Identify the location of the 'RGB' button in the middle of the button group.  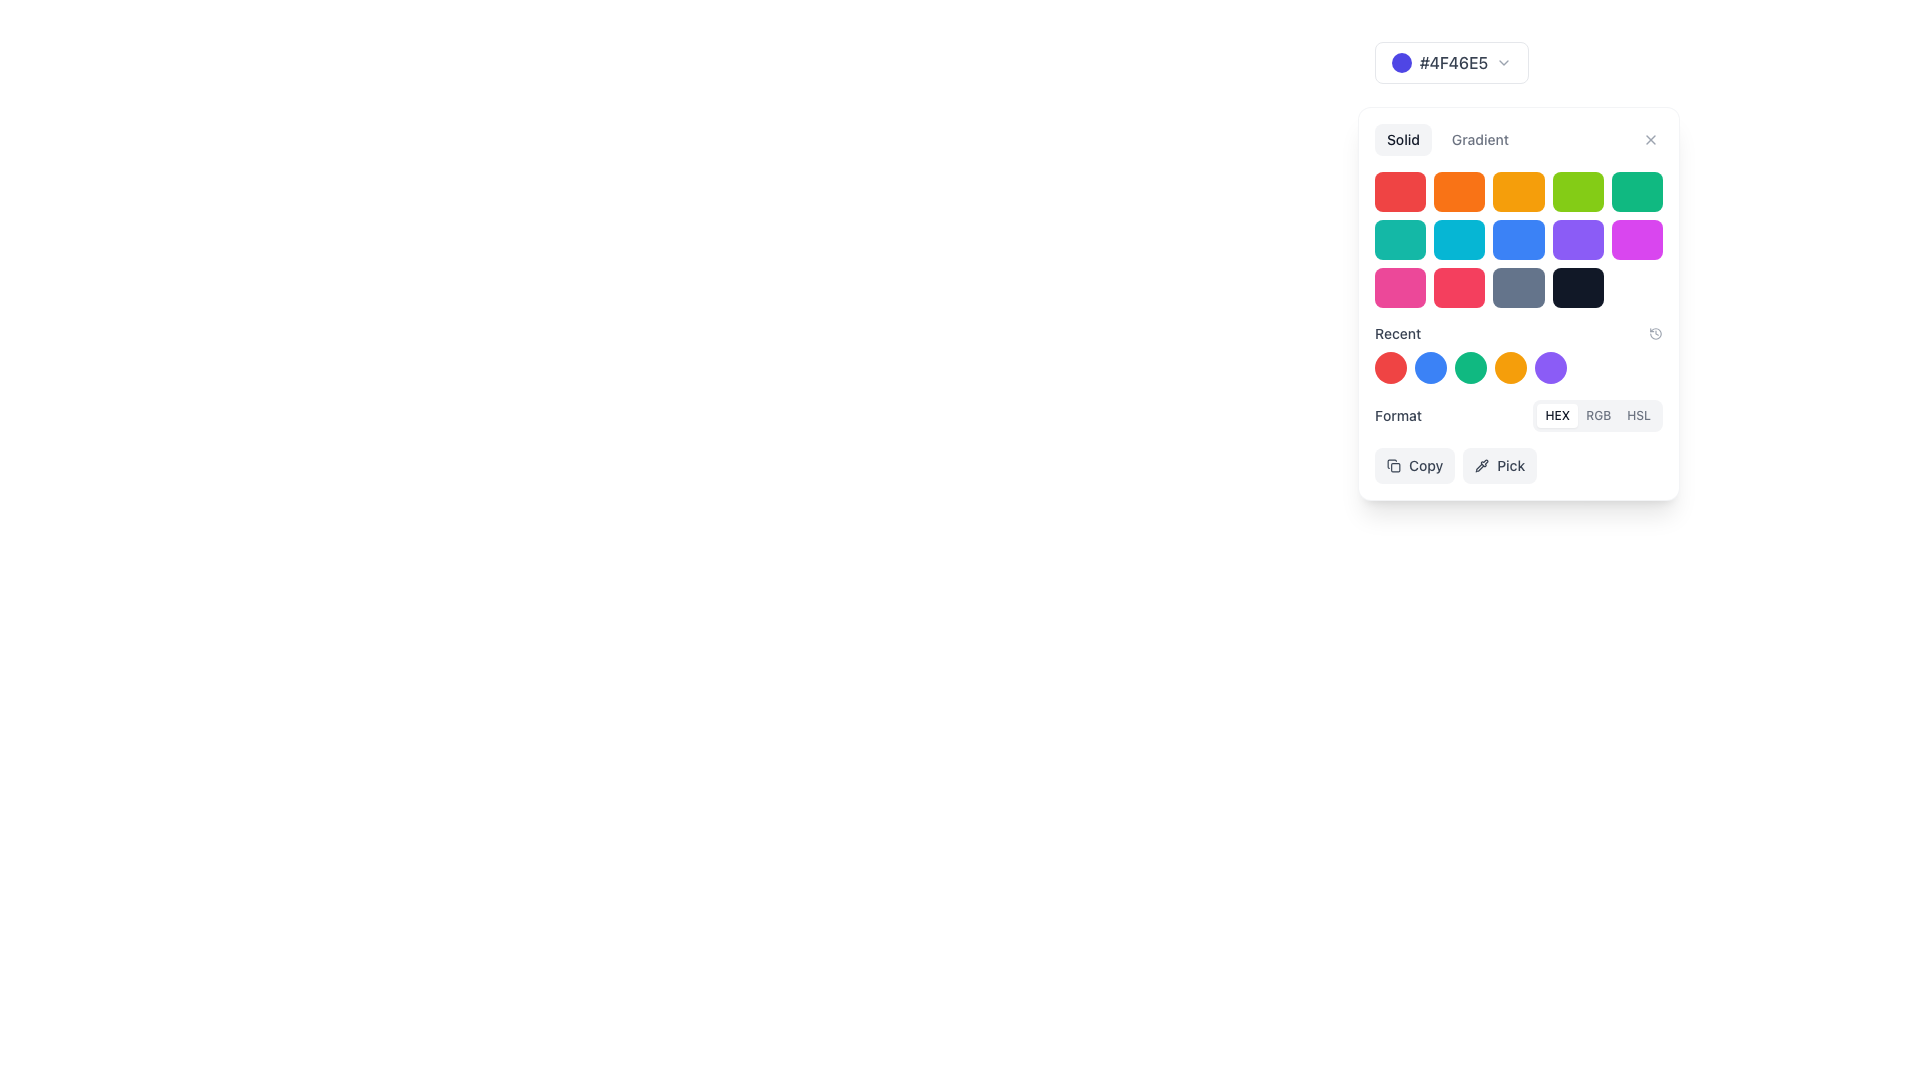
(1597, 415).